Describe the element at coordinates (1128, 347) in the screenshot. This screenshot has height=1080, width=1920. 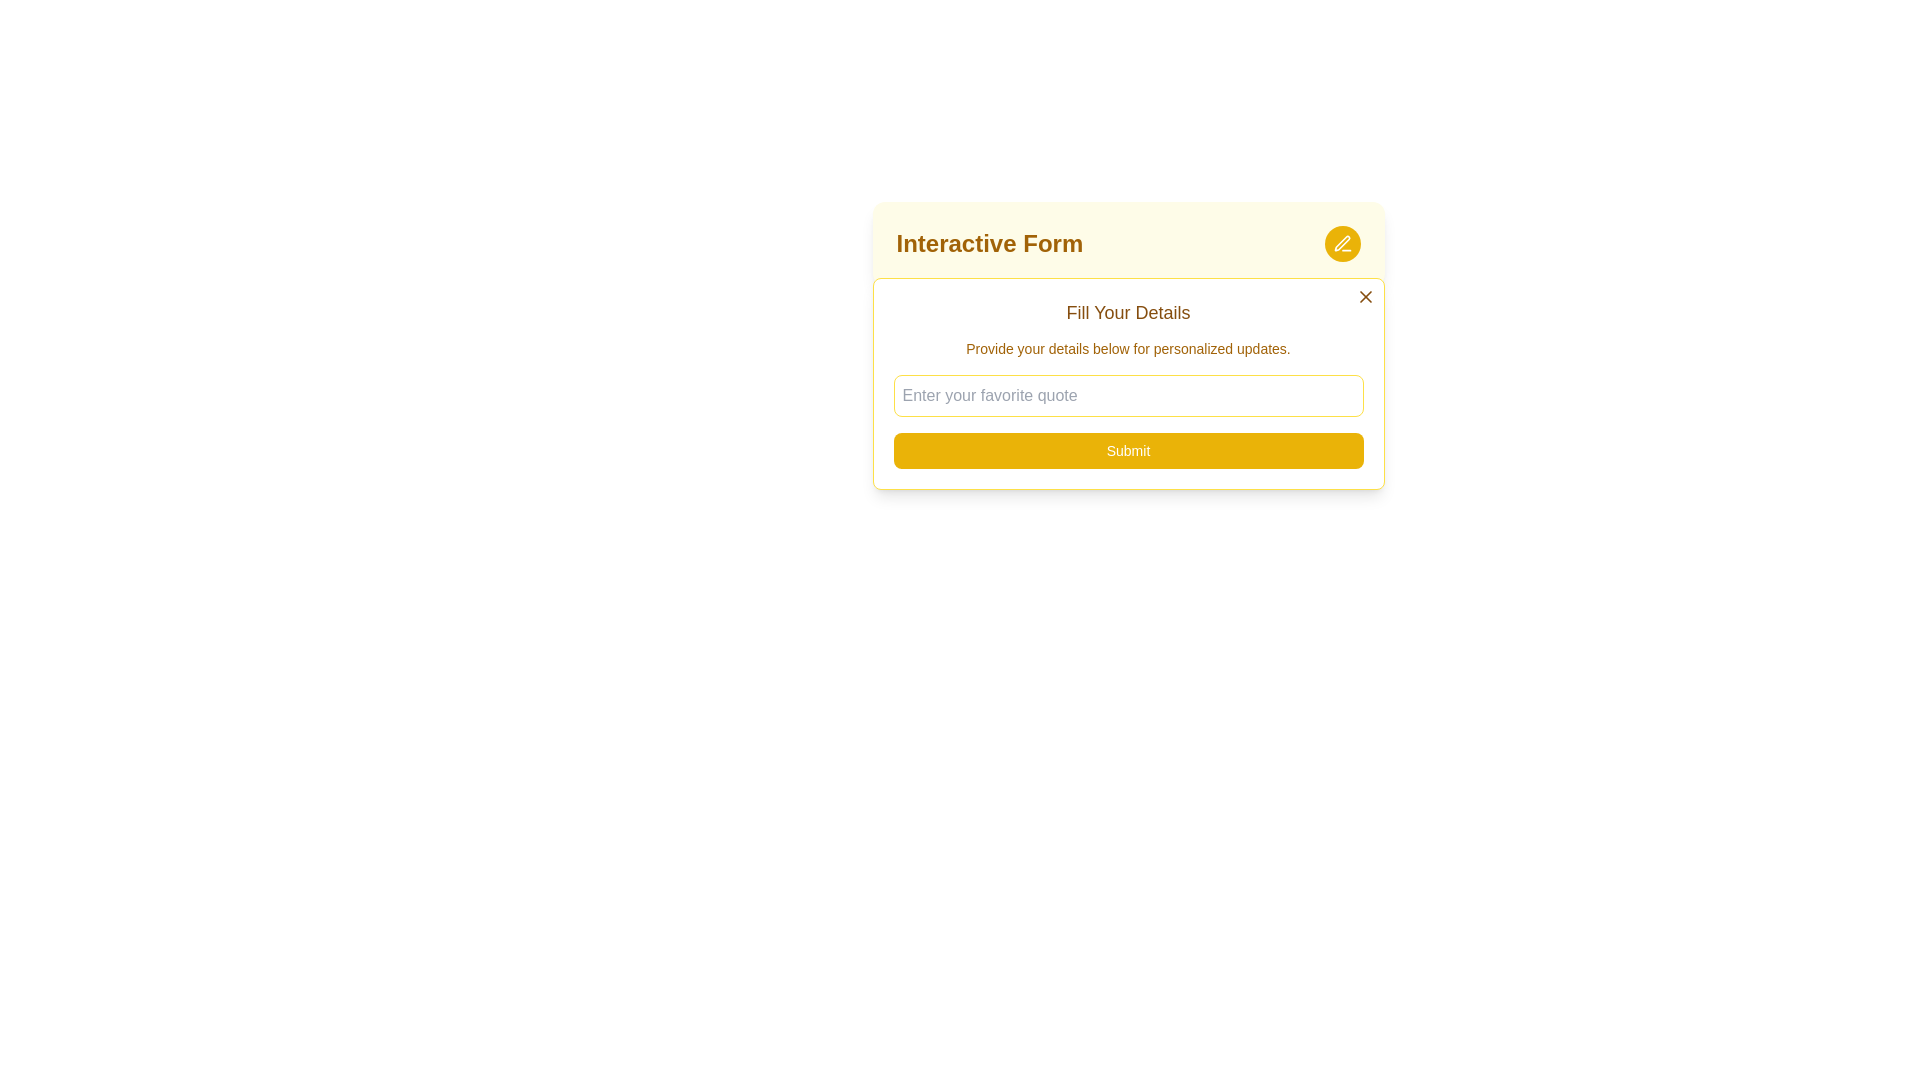
I see `the static text element displaying 'Provide your details below for personalized updates.', which is located below the header 'Fill Your Details.'` at that location.